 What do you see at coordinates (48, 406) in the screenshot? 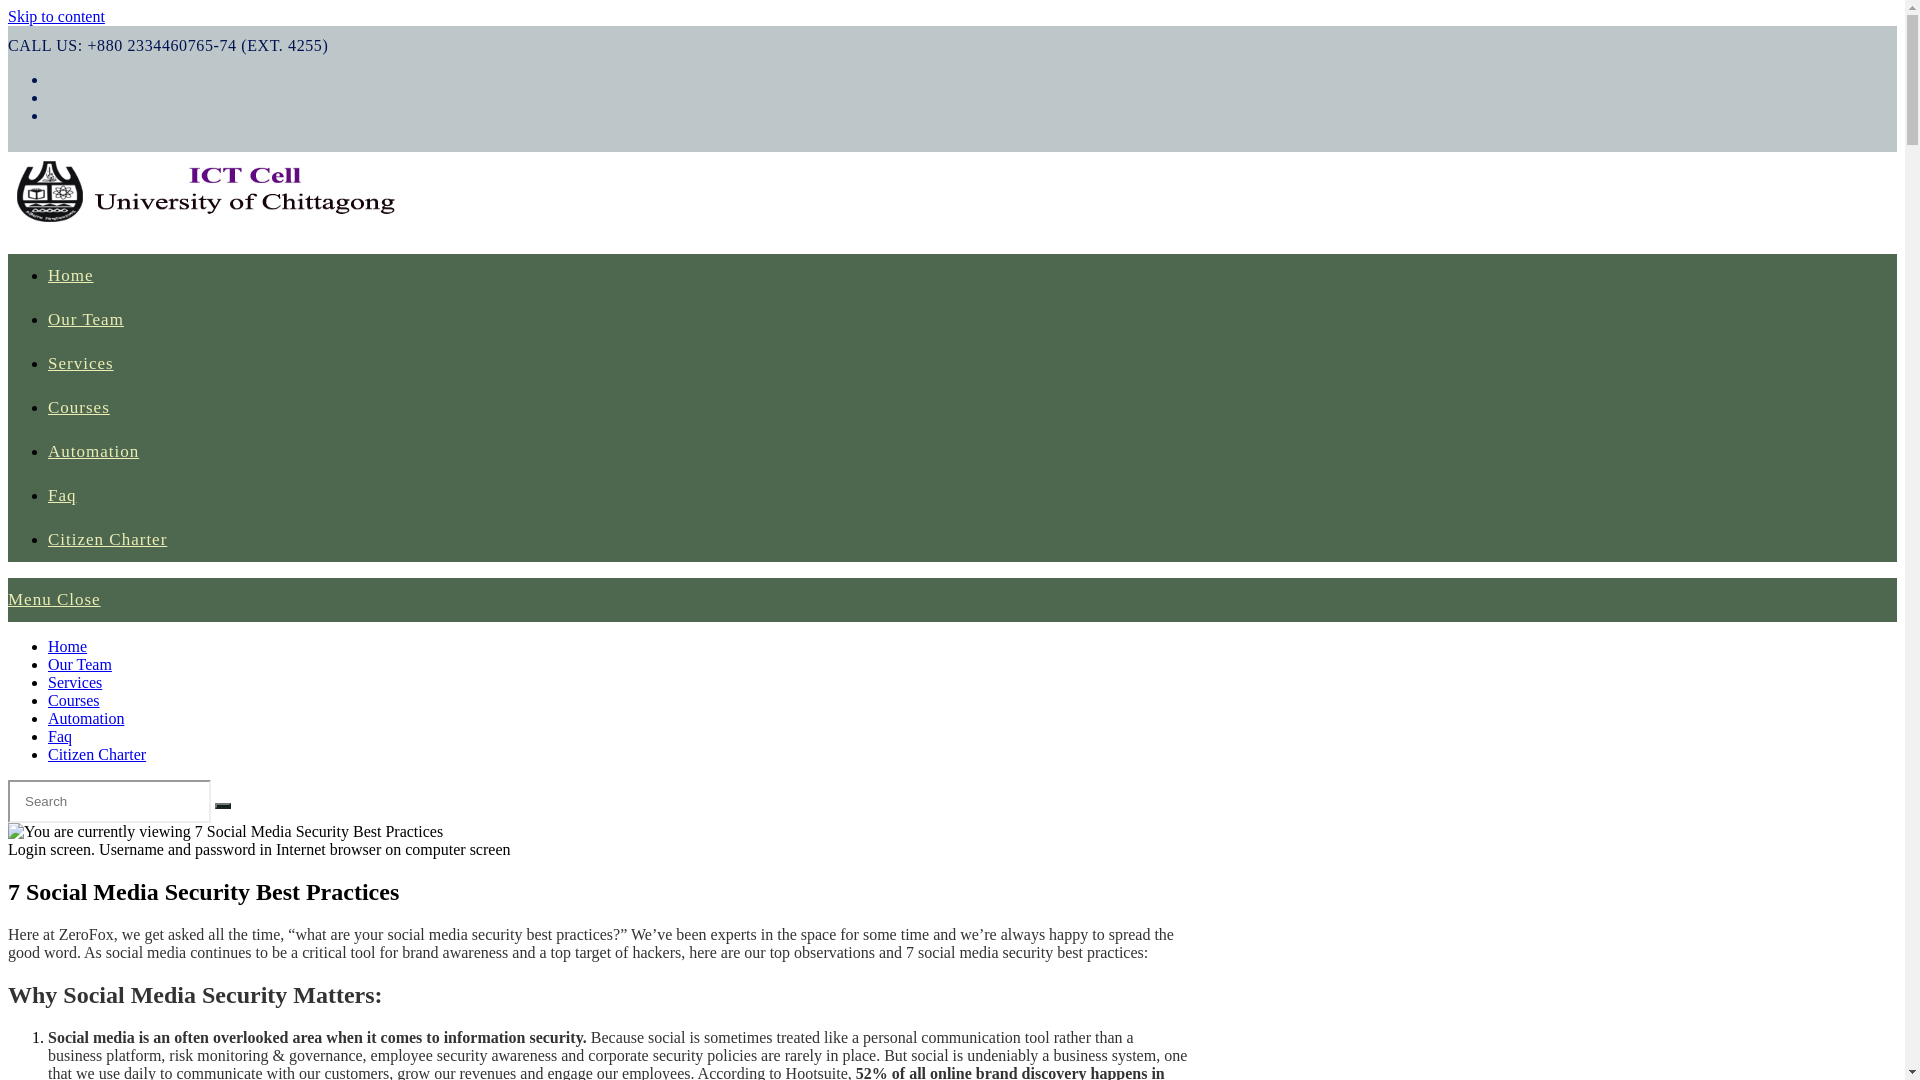
I see `'Courses'` at bounding box center [48, 406].